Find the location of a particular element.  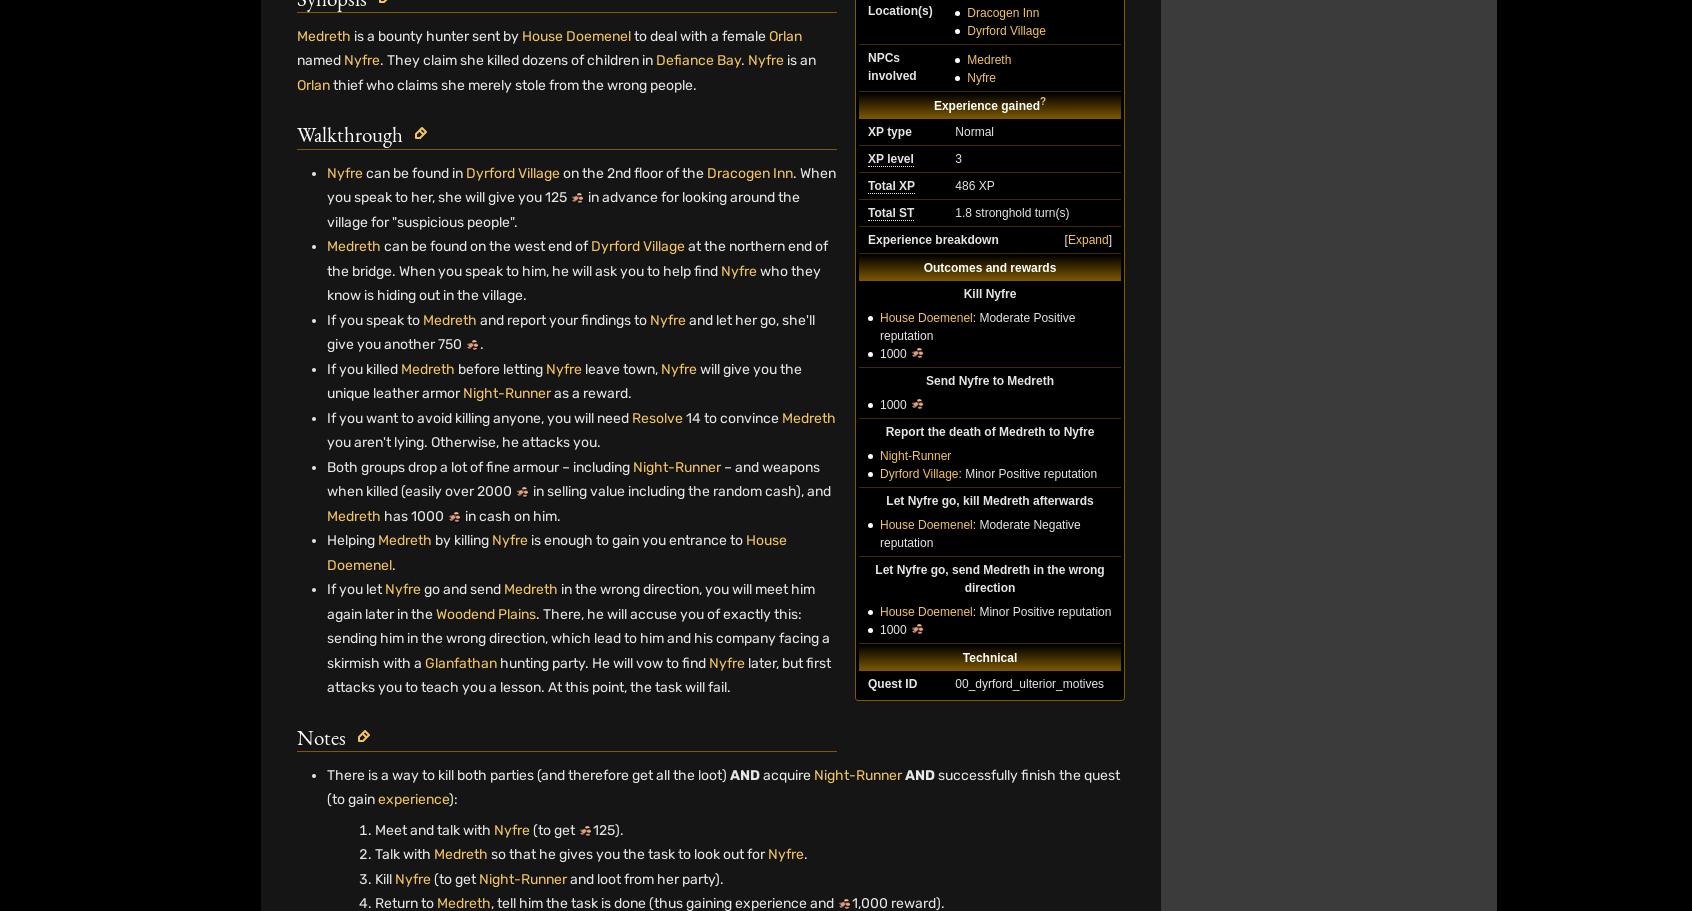

'Community' is located at coordinates (887, 833).